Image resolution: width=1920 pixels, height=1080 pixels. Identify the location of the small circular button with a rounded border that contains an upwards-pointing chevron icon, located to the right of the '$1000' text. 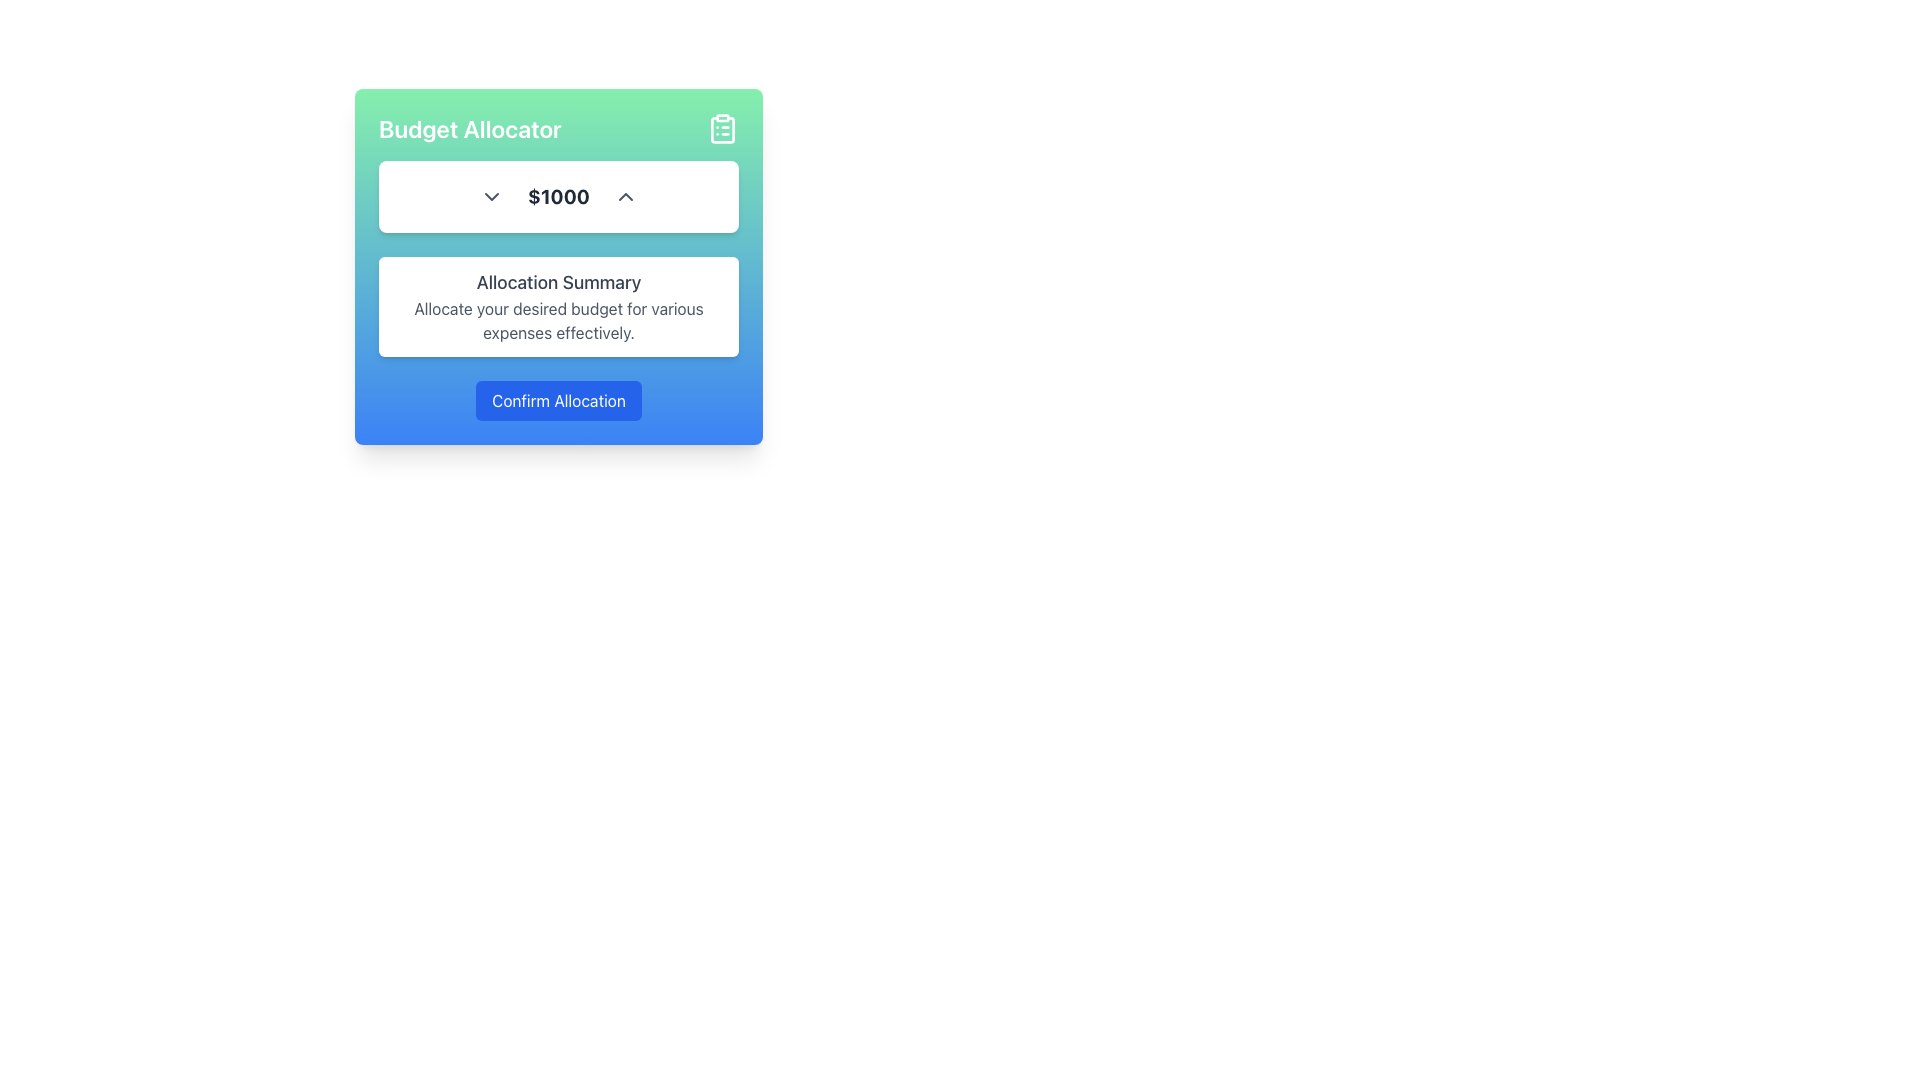
(624, 196).